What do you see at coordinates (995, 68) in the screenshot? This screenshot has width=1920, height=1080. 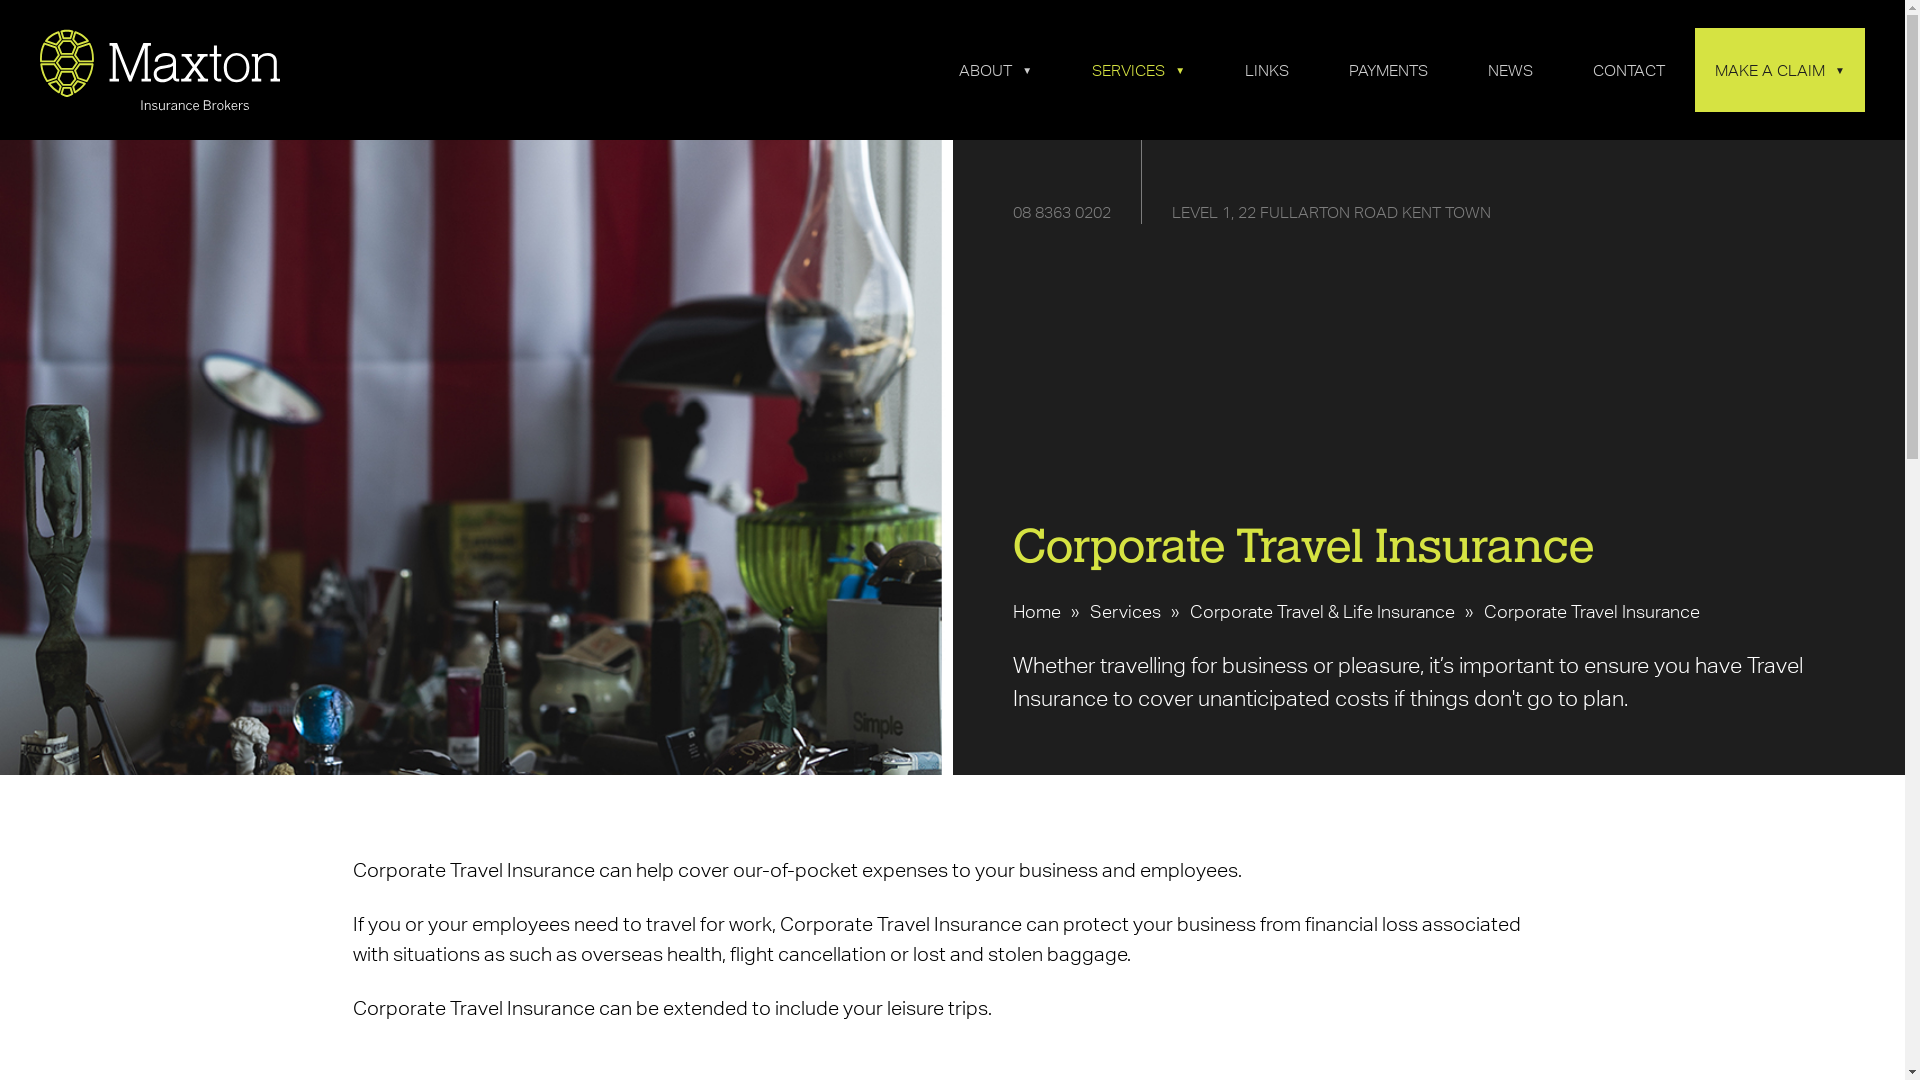 I see `'ABOUT'` at bounding box center [995, 68].